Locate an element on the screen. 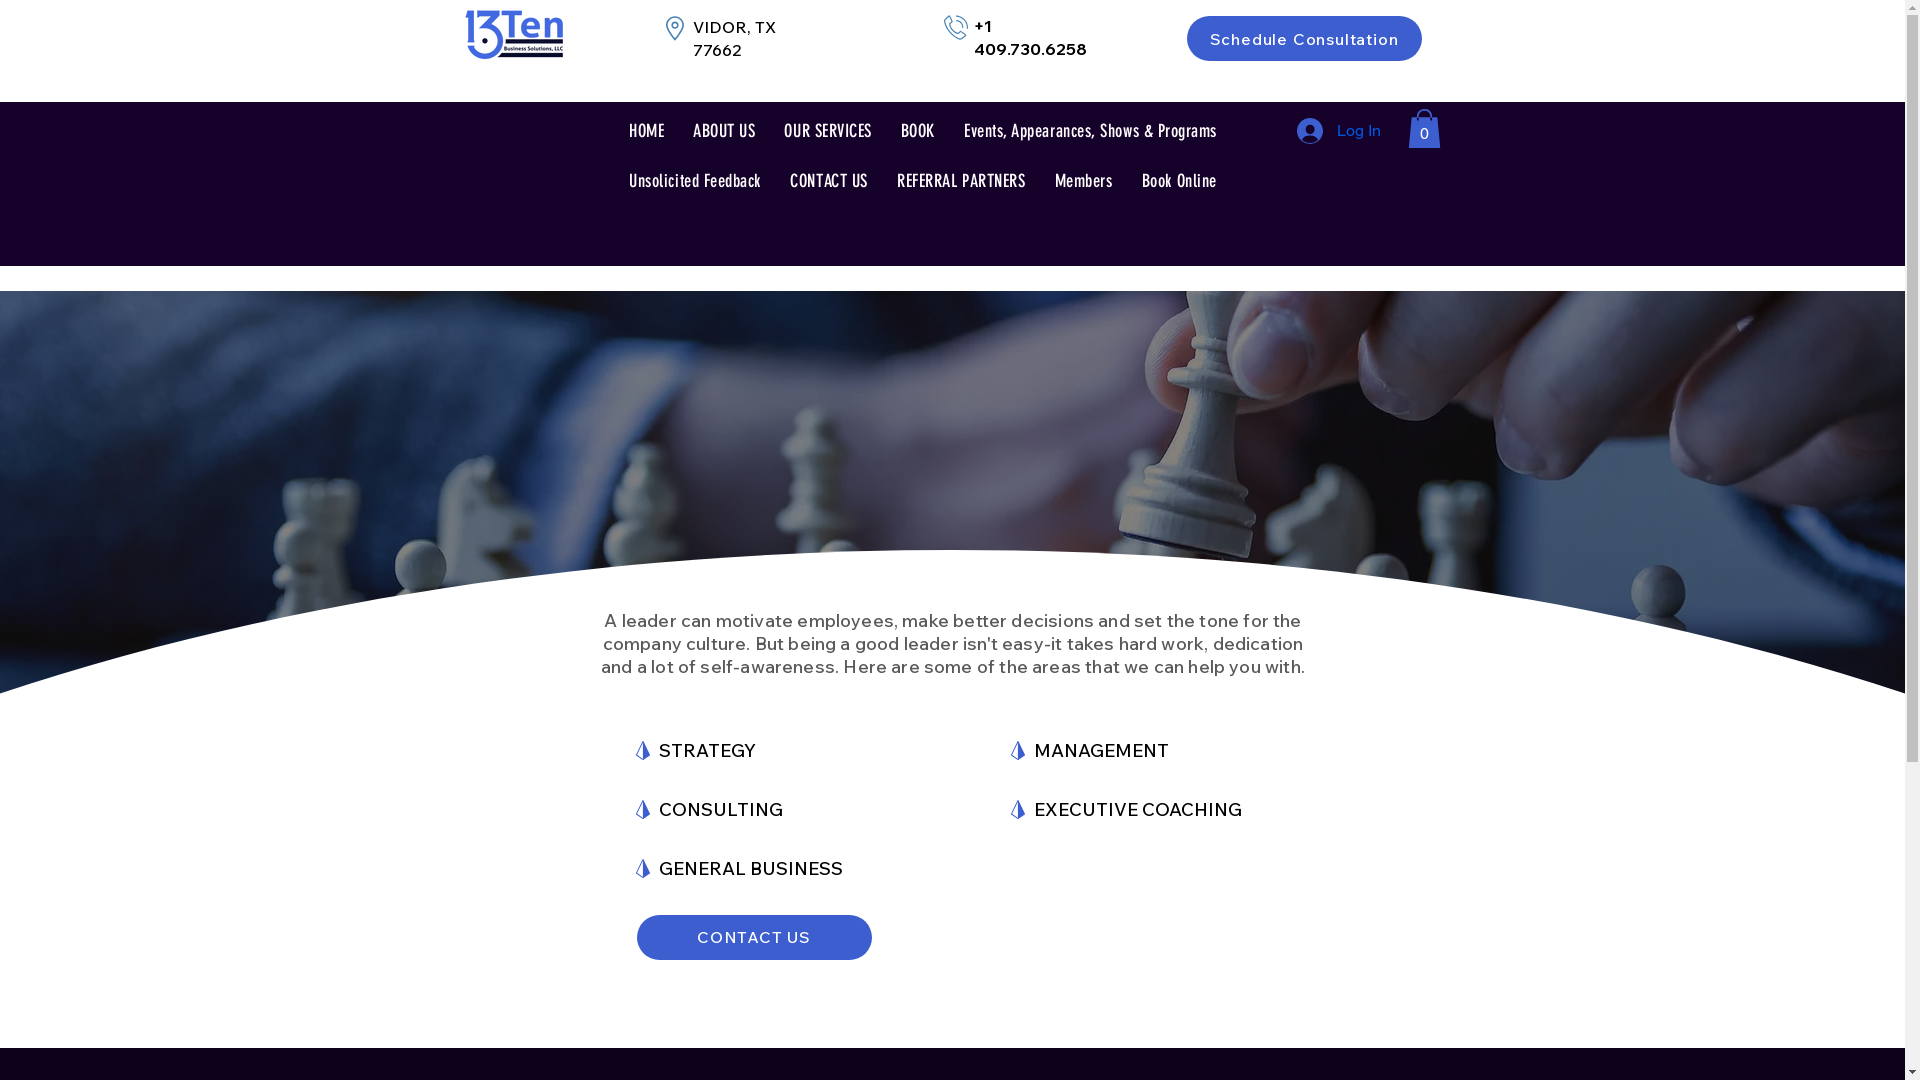  'Members' is located at coordinates (1082, 181).